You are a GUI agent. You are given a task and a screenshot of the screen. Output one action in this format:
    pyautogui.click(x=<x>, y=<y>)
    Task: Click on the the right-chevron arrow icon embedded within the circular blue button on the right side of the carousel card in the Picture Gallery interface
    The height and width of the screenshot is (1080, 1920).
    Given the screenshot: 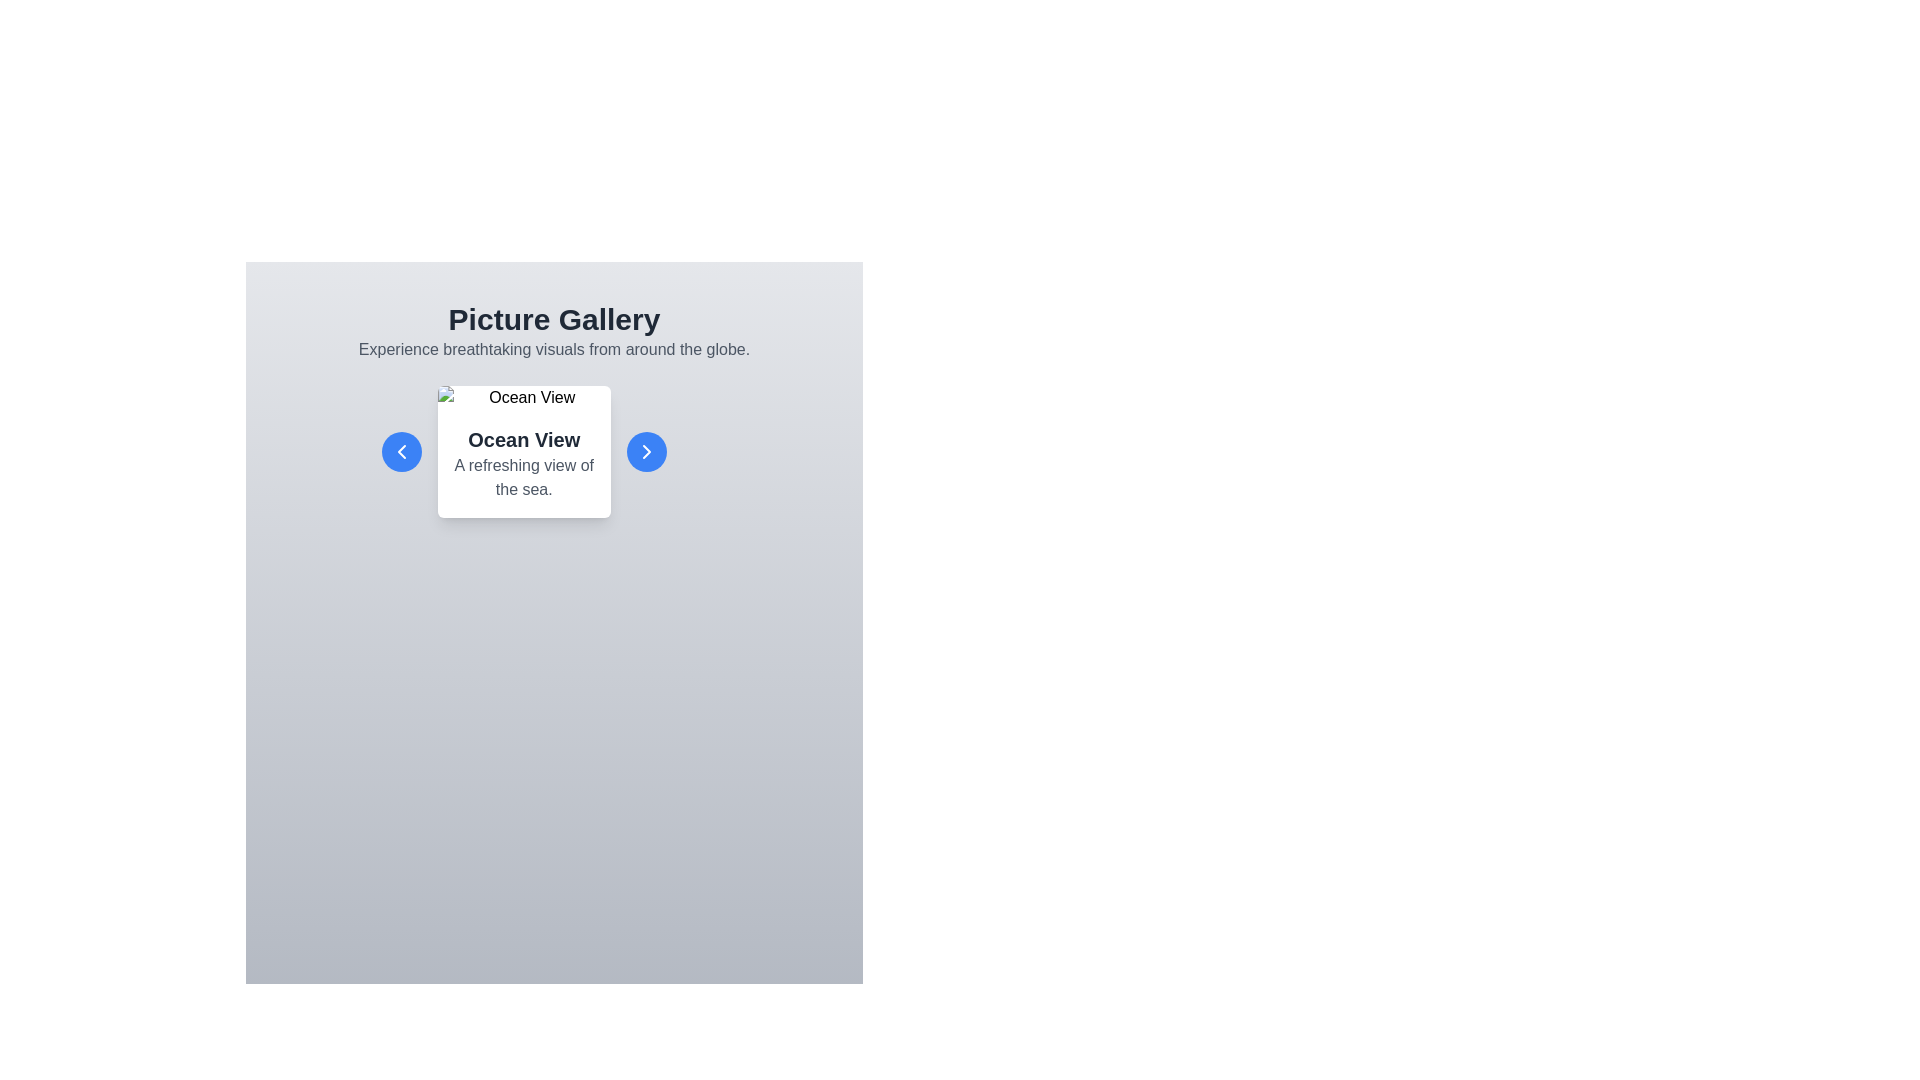 What is the action you would take?
    pyautogui.click(x=646, y=451)
    